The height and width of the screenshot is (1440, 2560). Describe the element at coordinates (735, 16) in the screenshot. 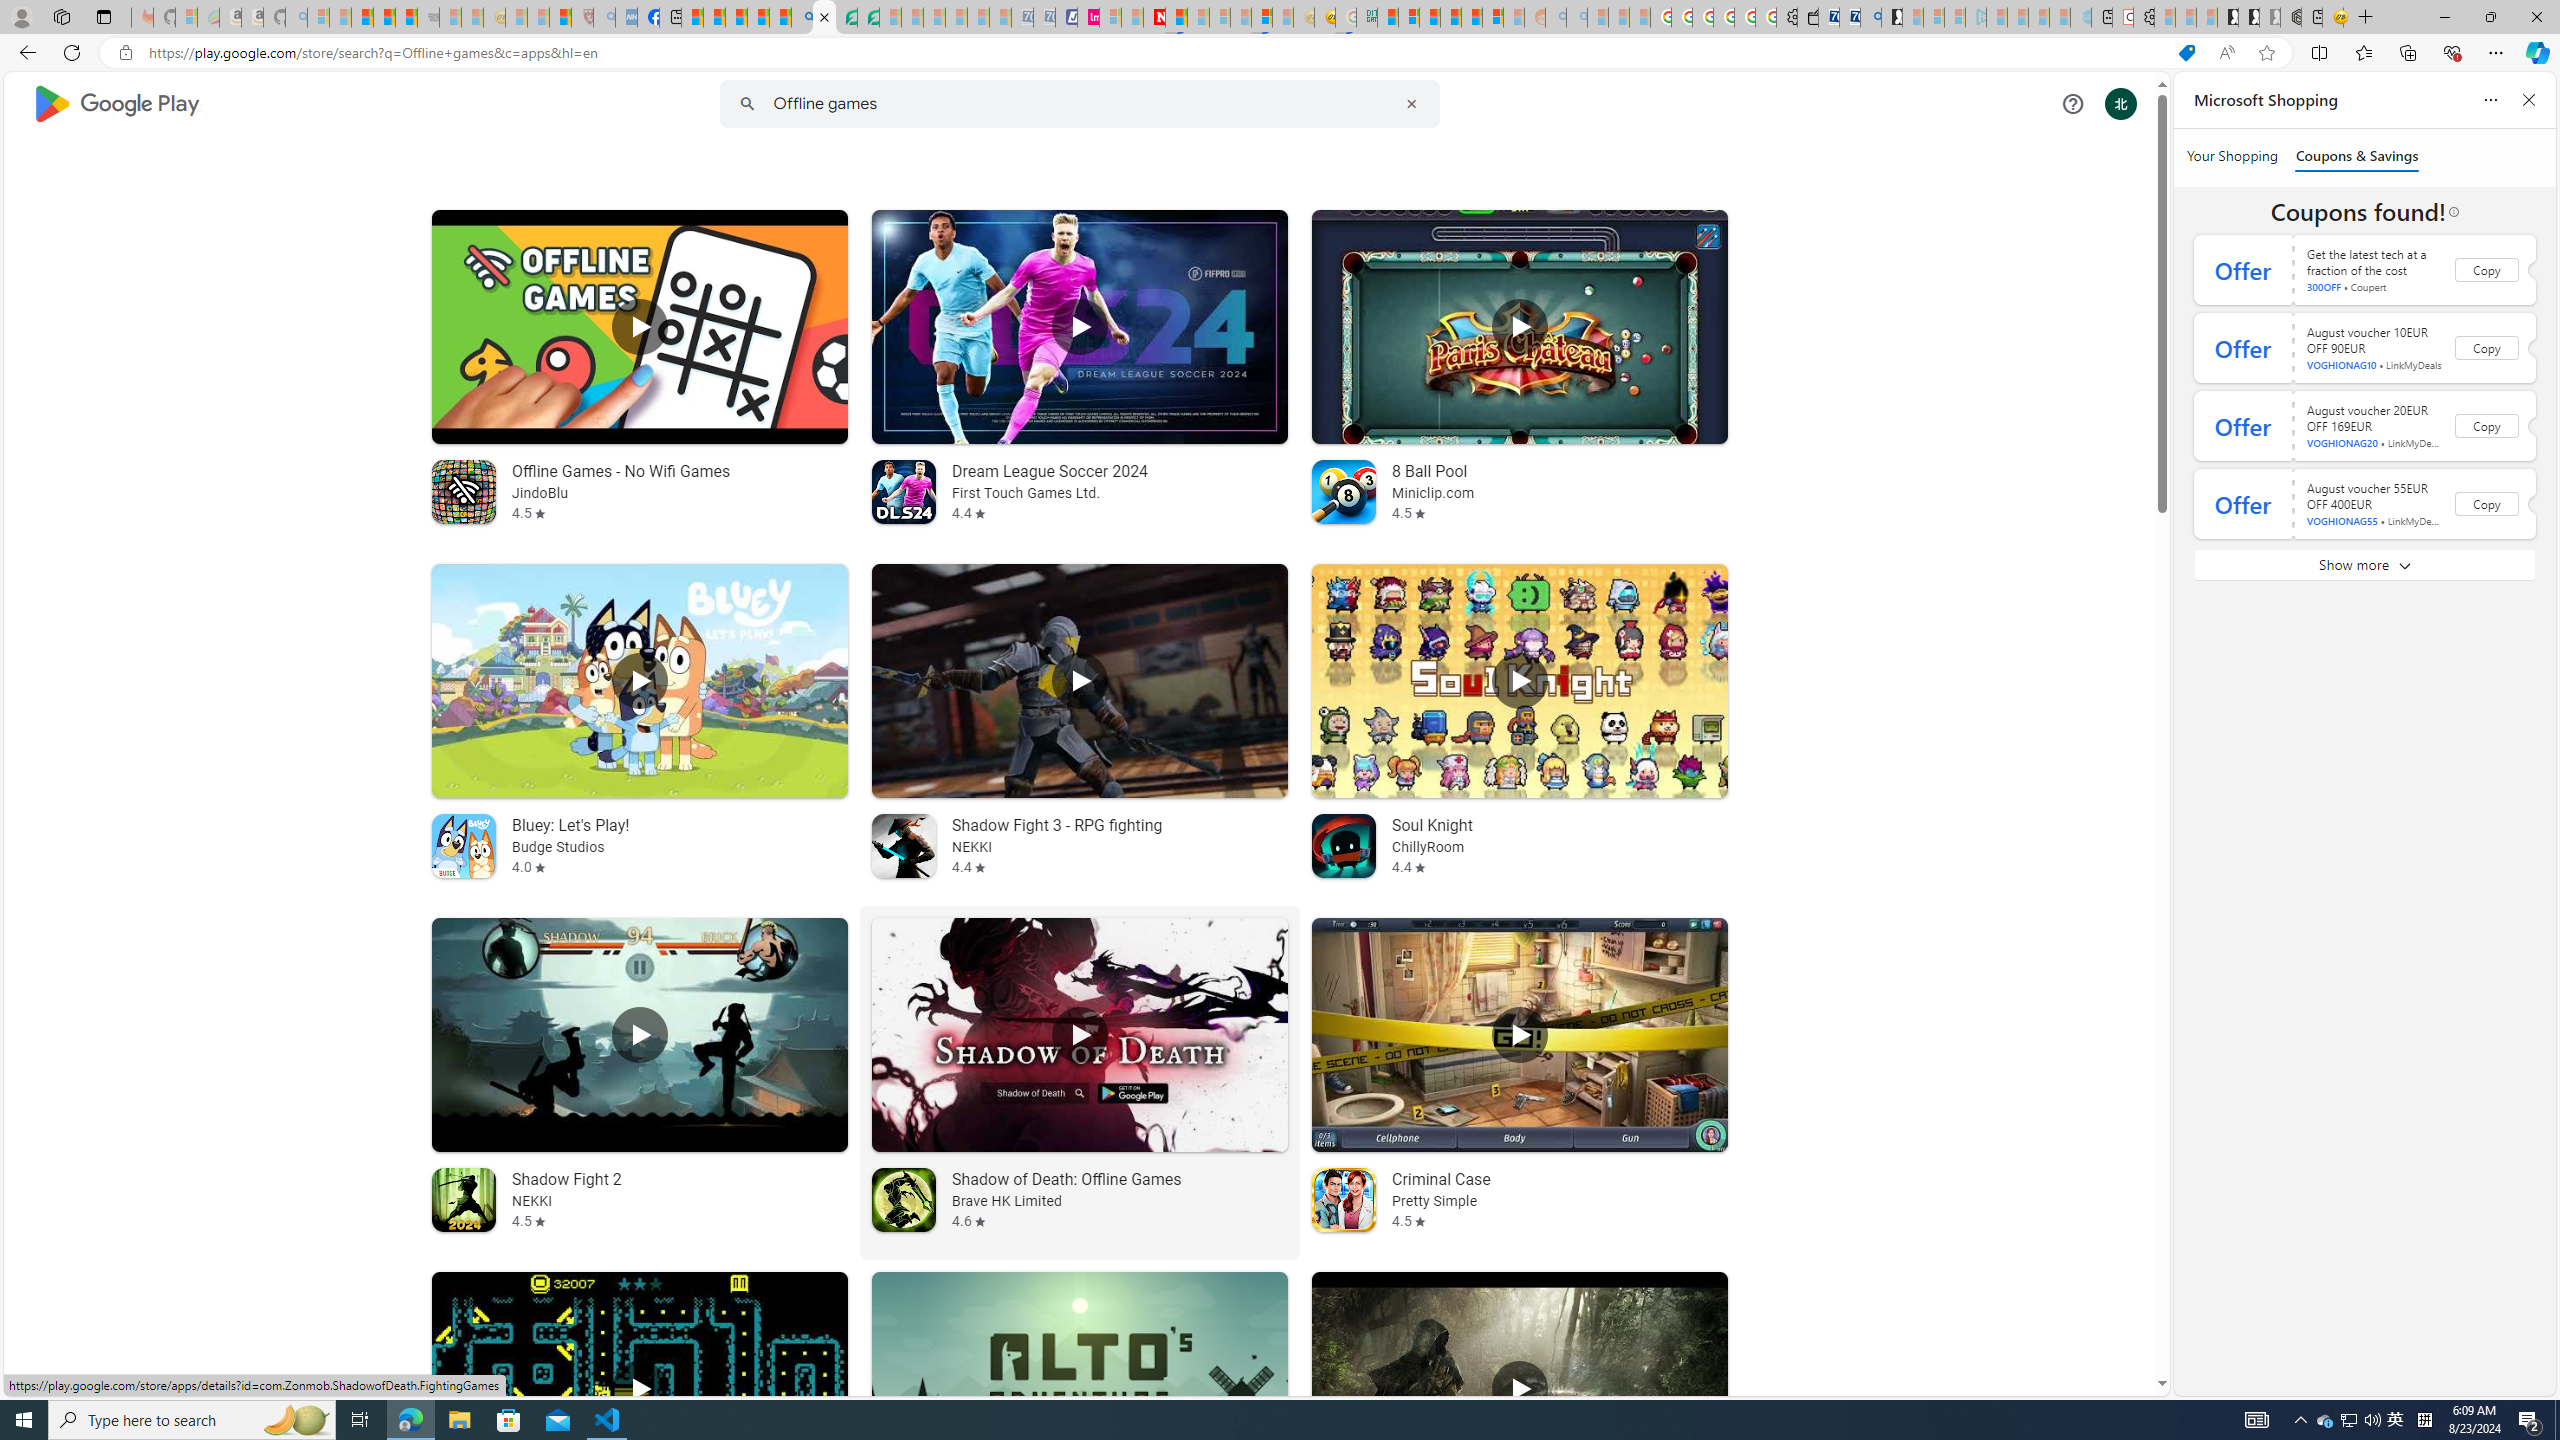

I see `'Microsoft Start'` at that location.